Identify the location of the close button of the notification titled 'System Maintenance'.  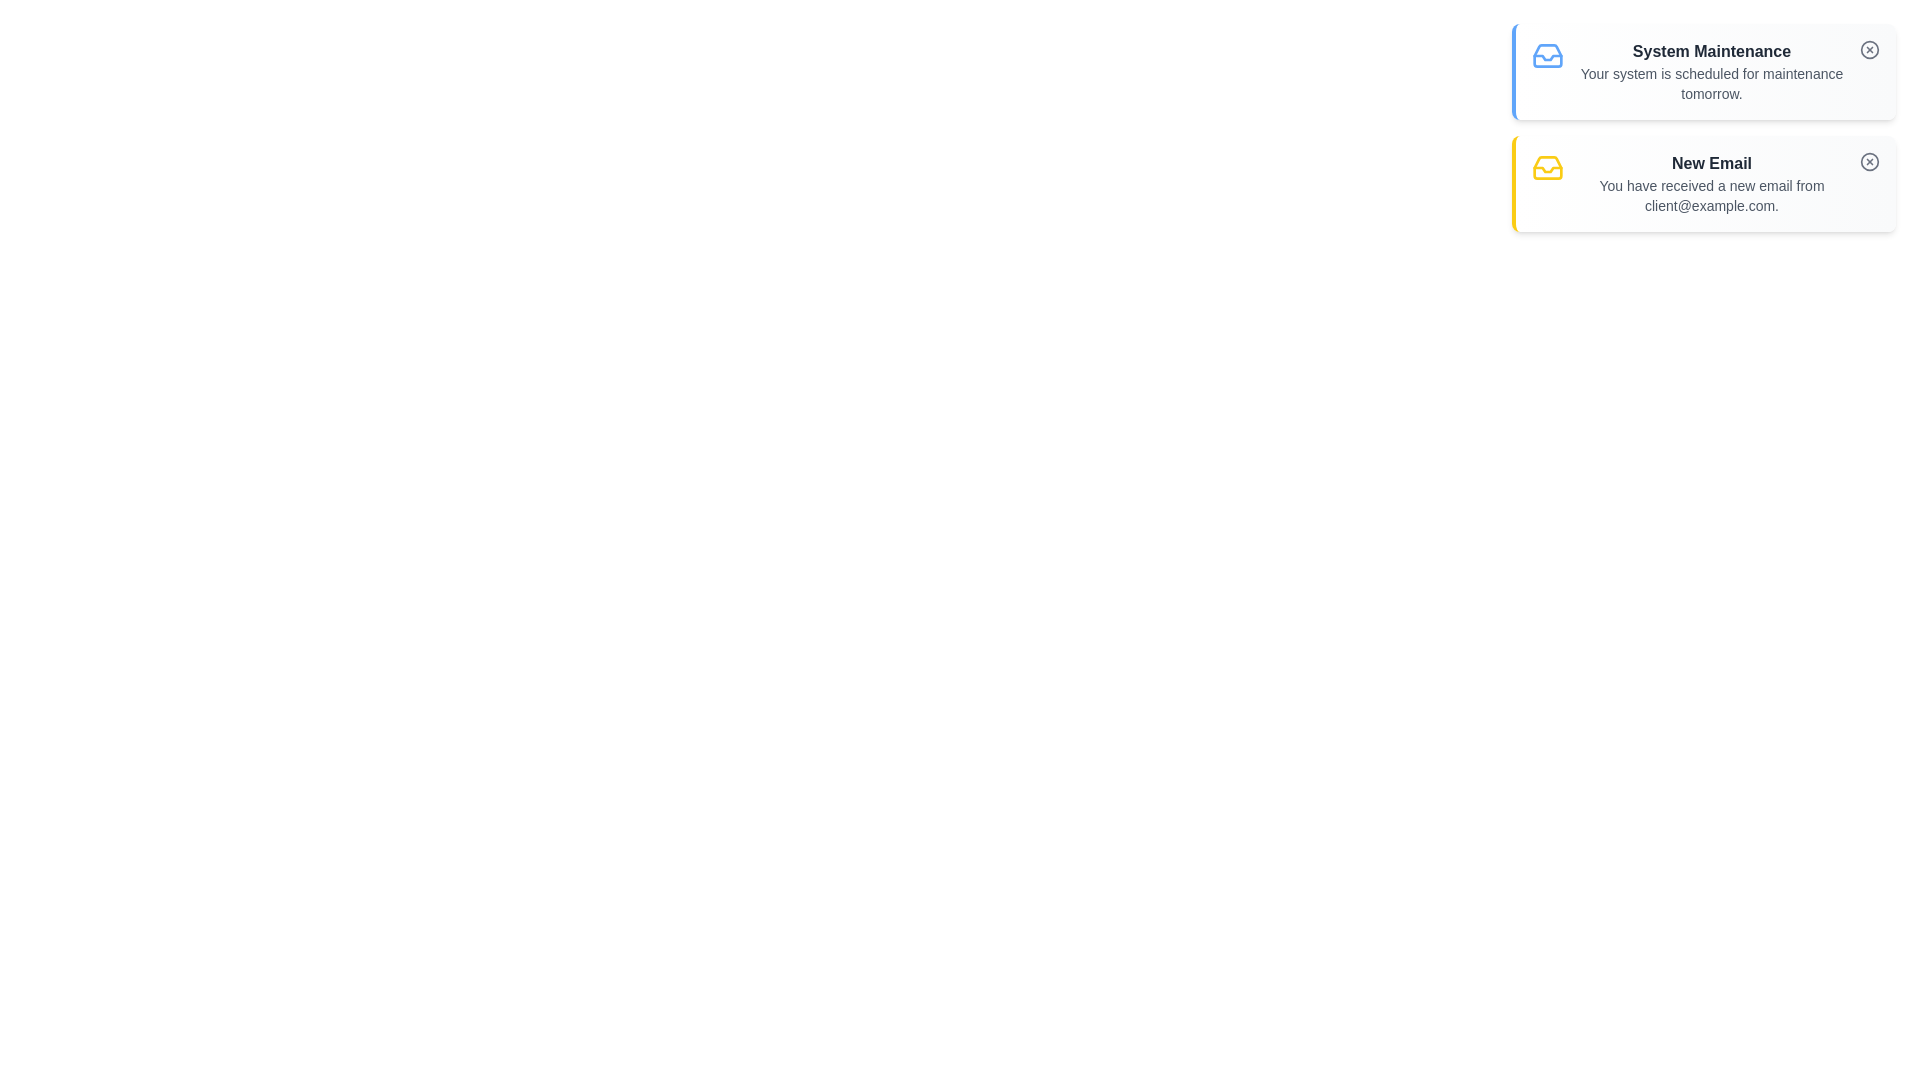
(1869, 49).